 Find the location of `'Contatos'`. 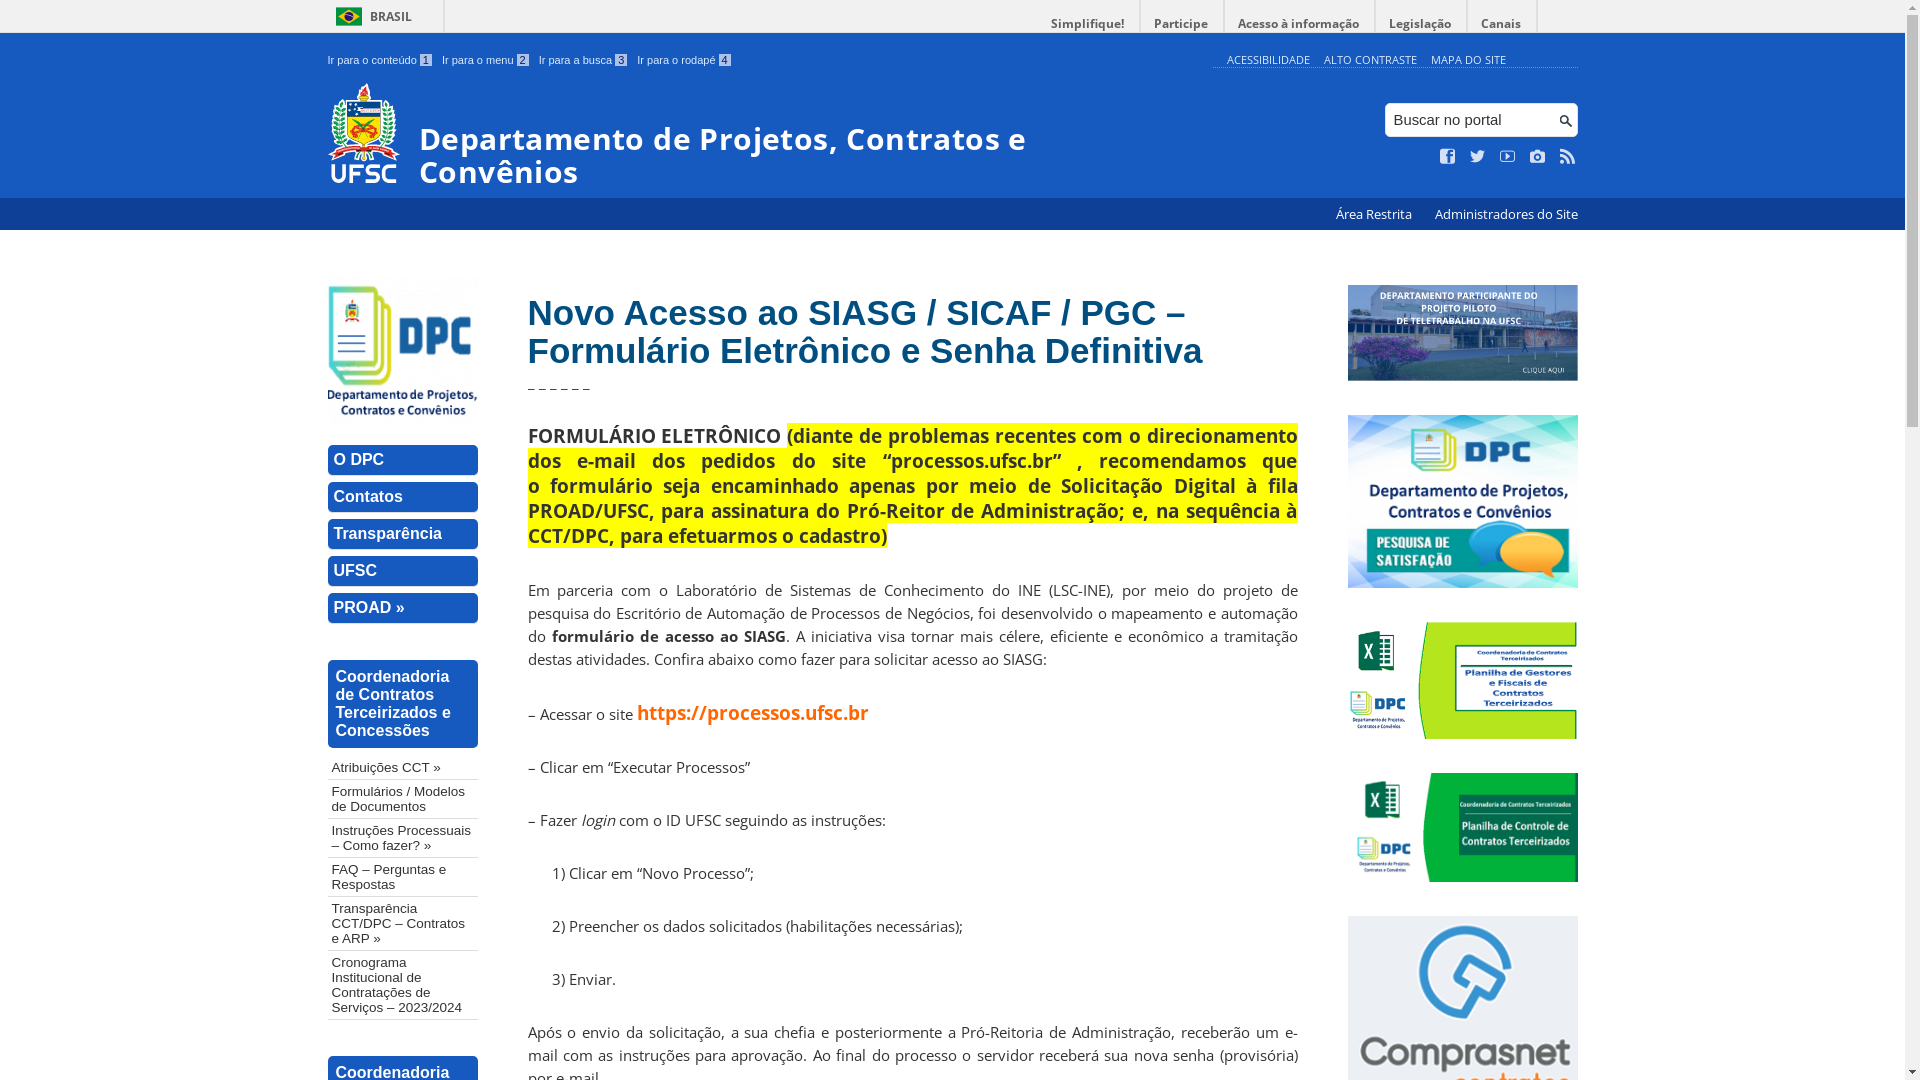

'Contatos' is located at coordinates (402, 496).